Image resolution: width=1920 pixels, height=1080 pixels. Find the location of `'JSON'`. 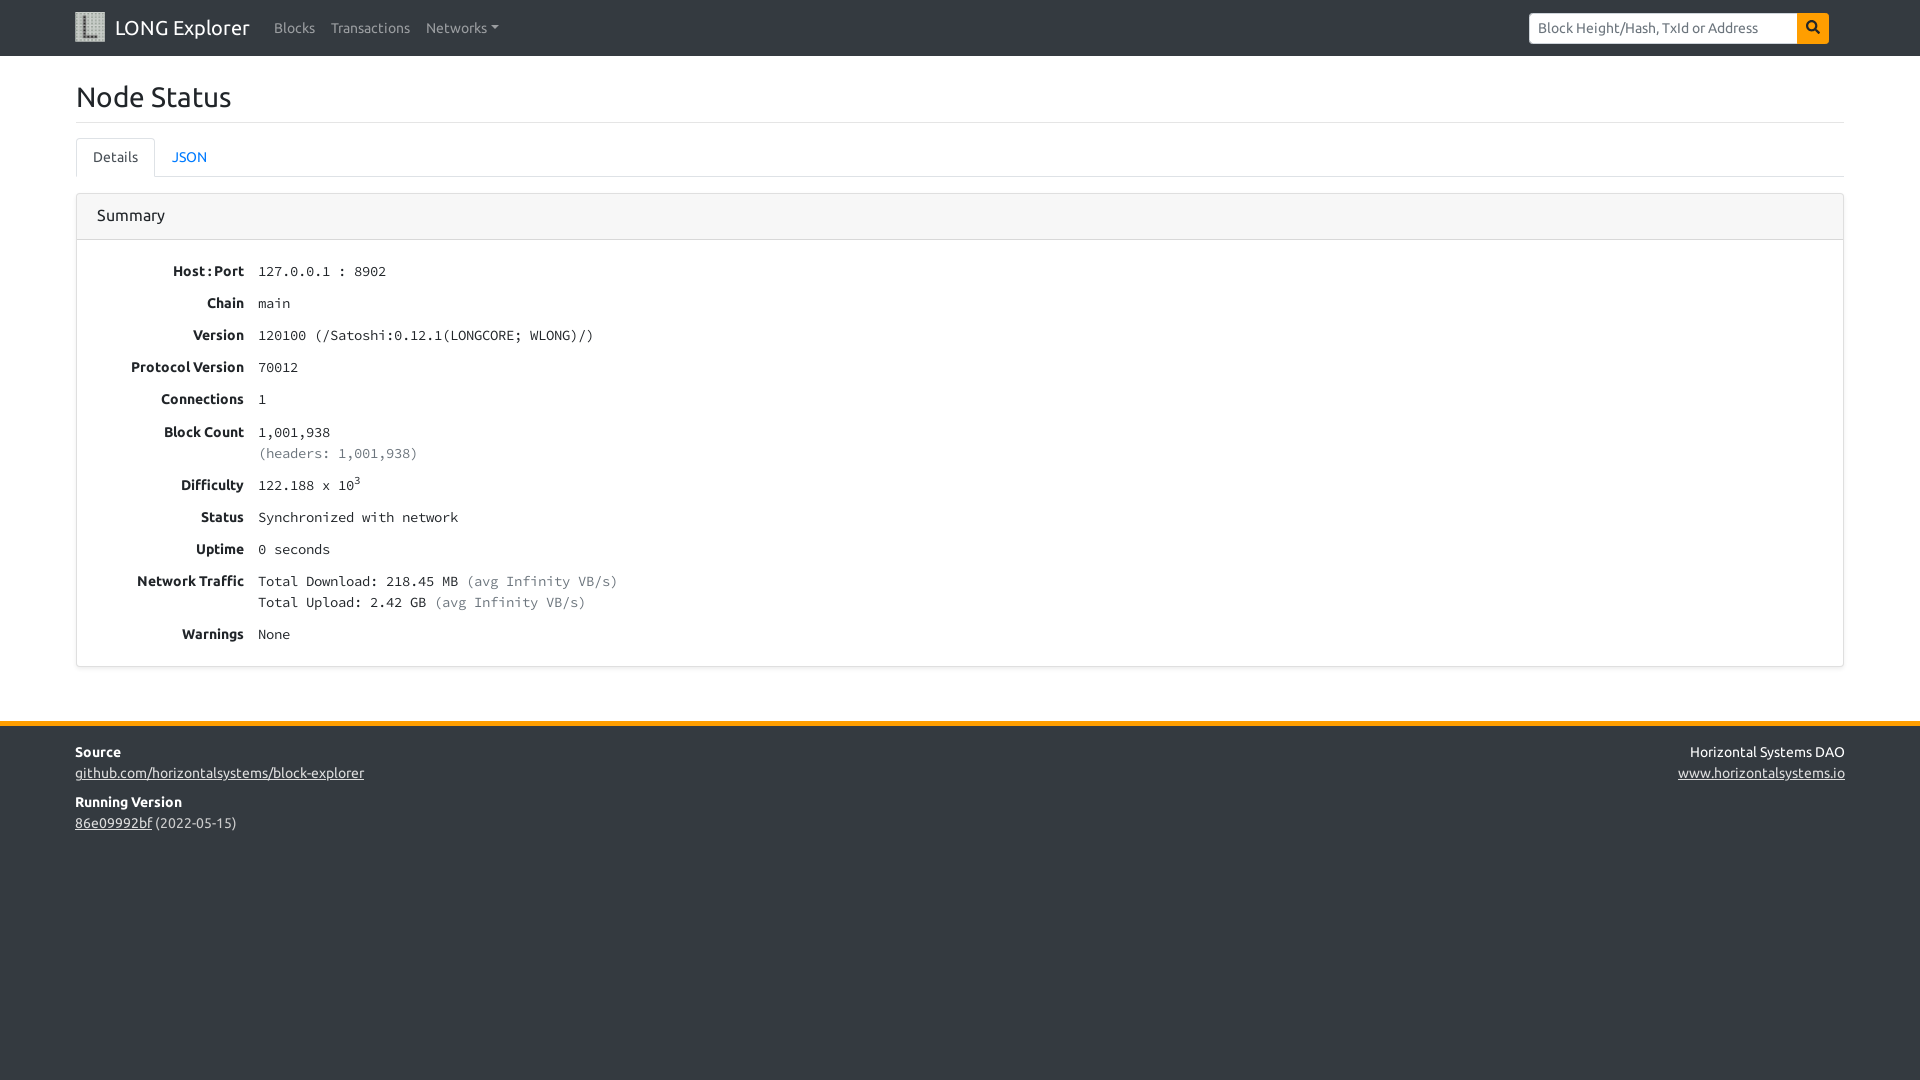

'JSON' is located at coordinates (189, 156).